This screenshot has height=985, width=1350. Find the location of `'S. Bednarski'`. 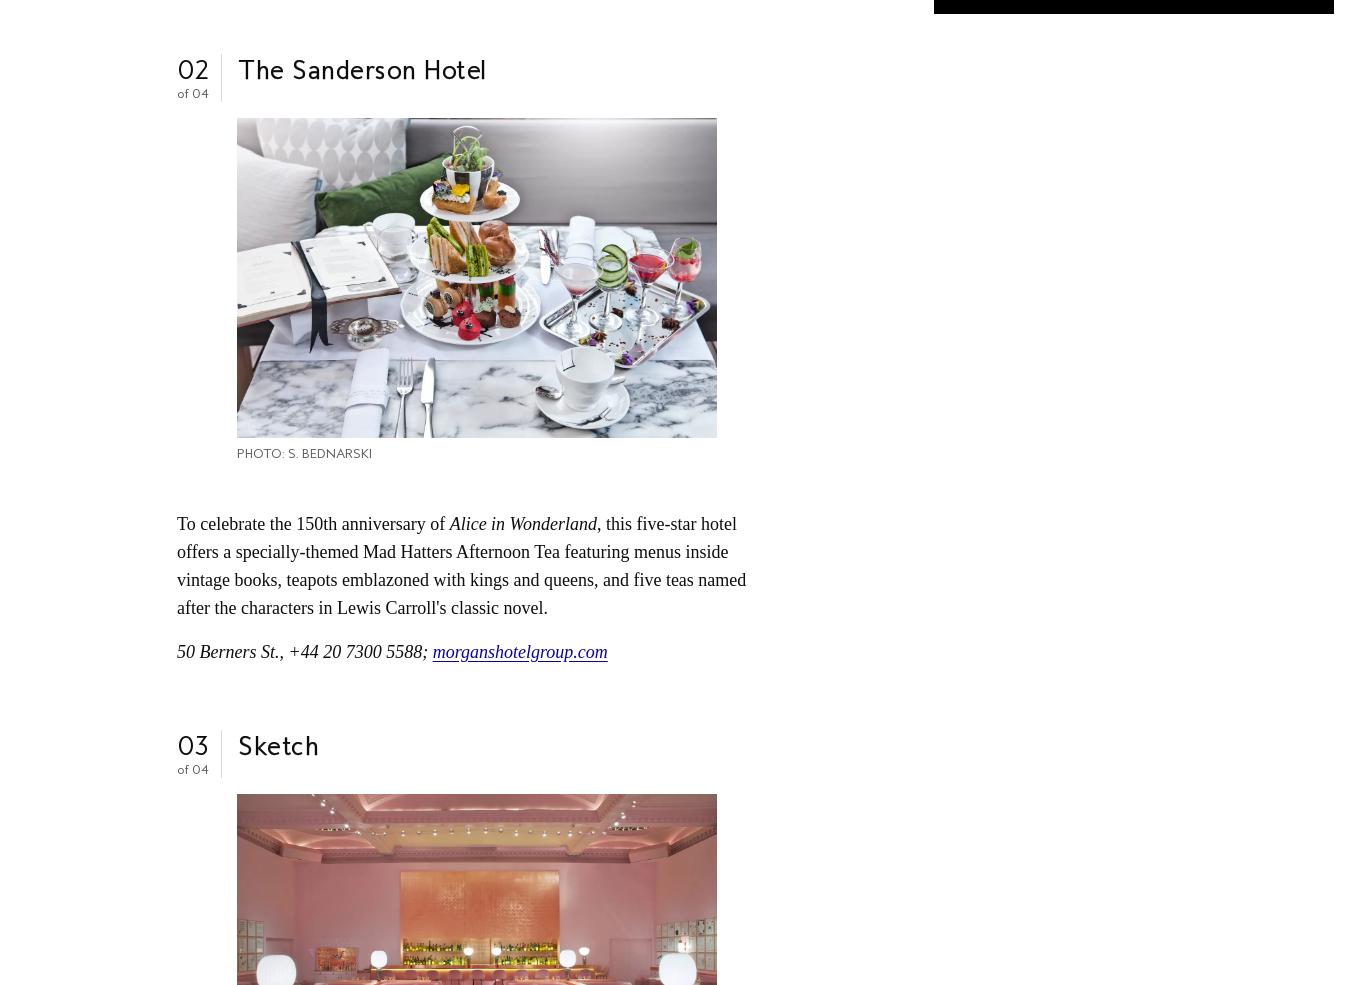

'S. Bednarski' is located at coordinates (328, 451).